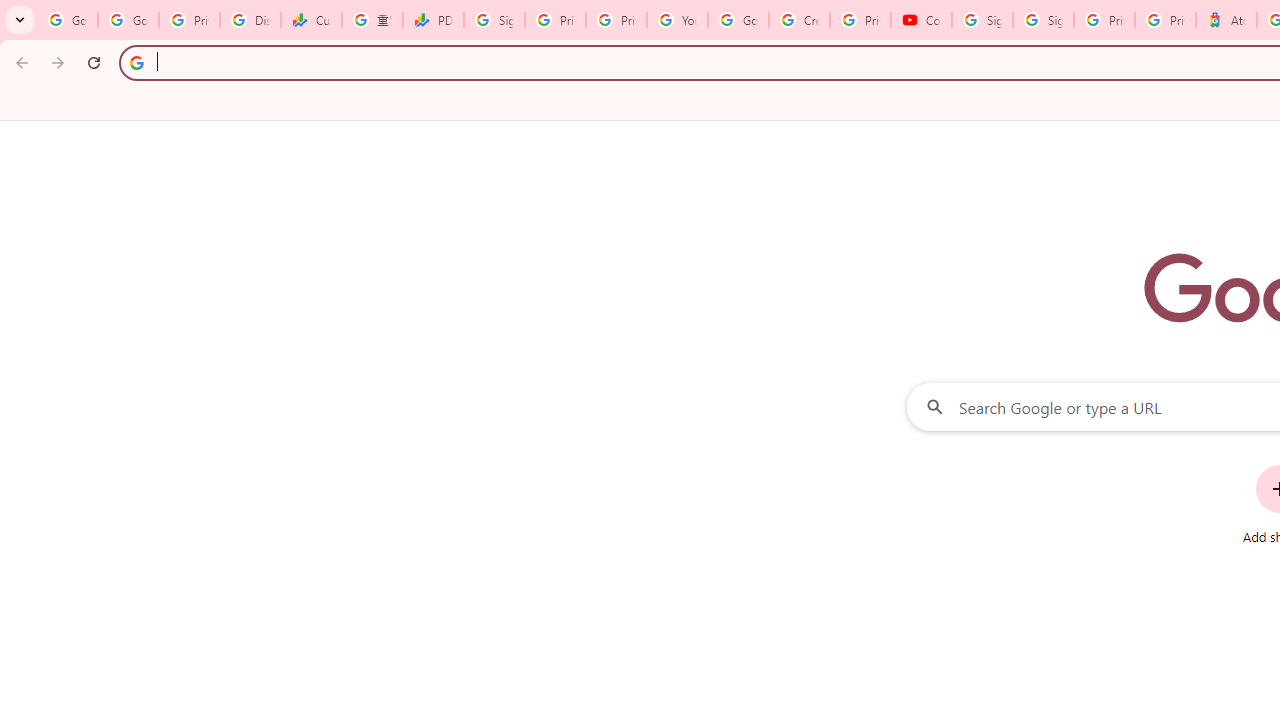 This screenshot has height=720, width=1280. I want to click on 'Sign in - Google Accounts', so click(1042, 20).